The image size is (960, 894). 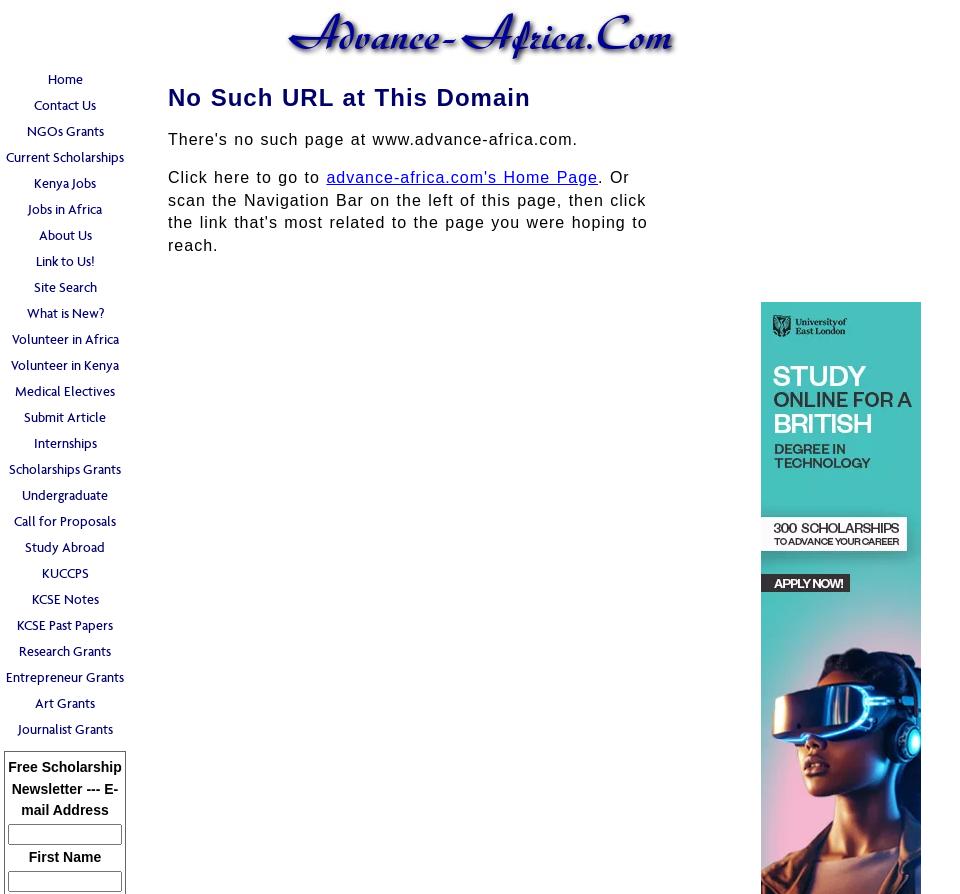 What do you see at coordinates (64, 183) in the screenshot?
I see `'Kenya Jobs'` at bounding box center [64, 183].